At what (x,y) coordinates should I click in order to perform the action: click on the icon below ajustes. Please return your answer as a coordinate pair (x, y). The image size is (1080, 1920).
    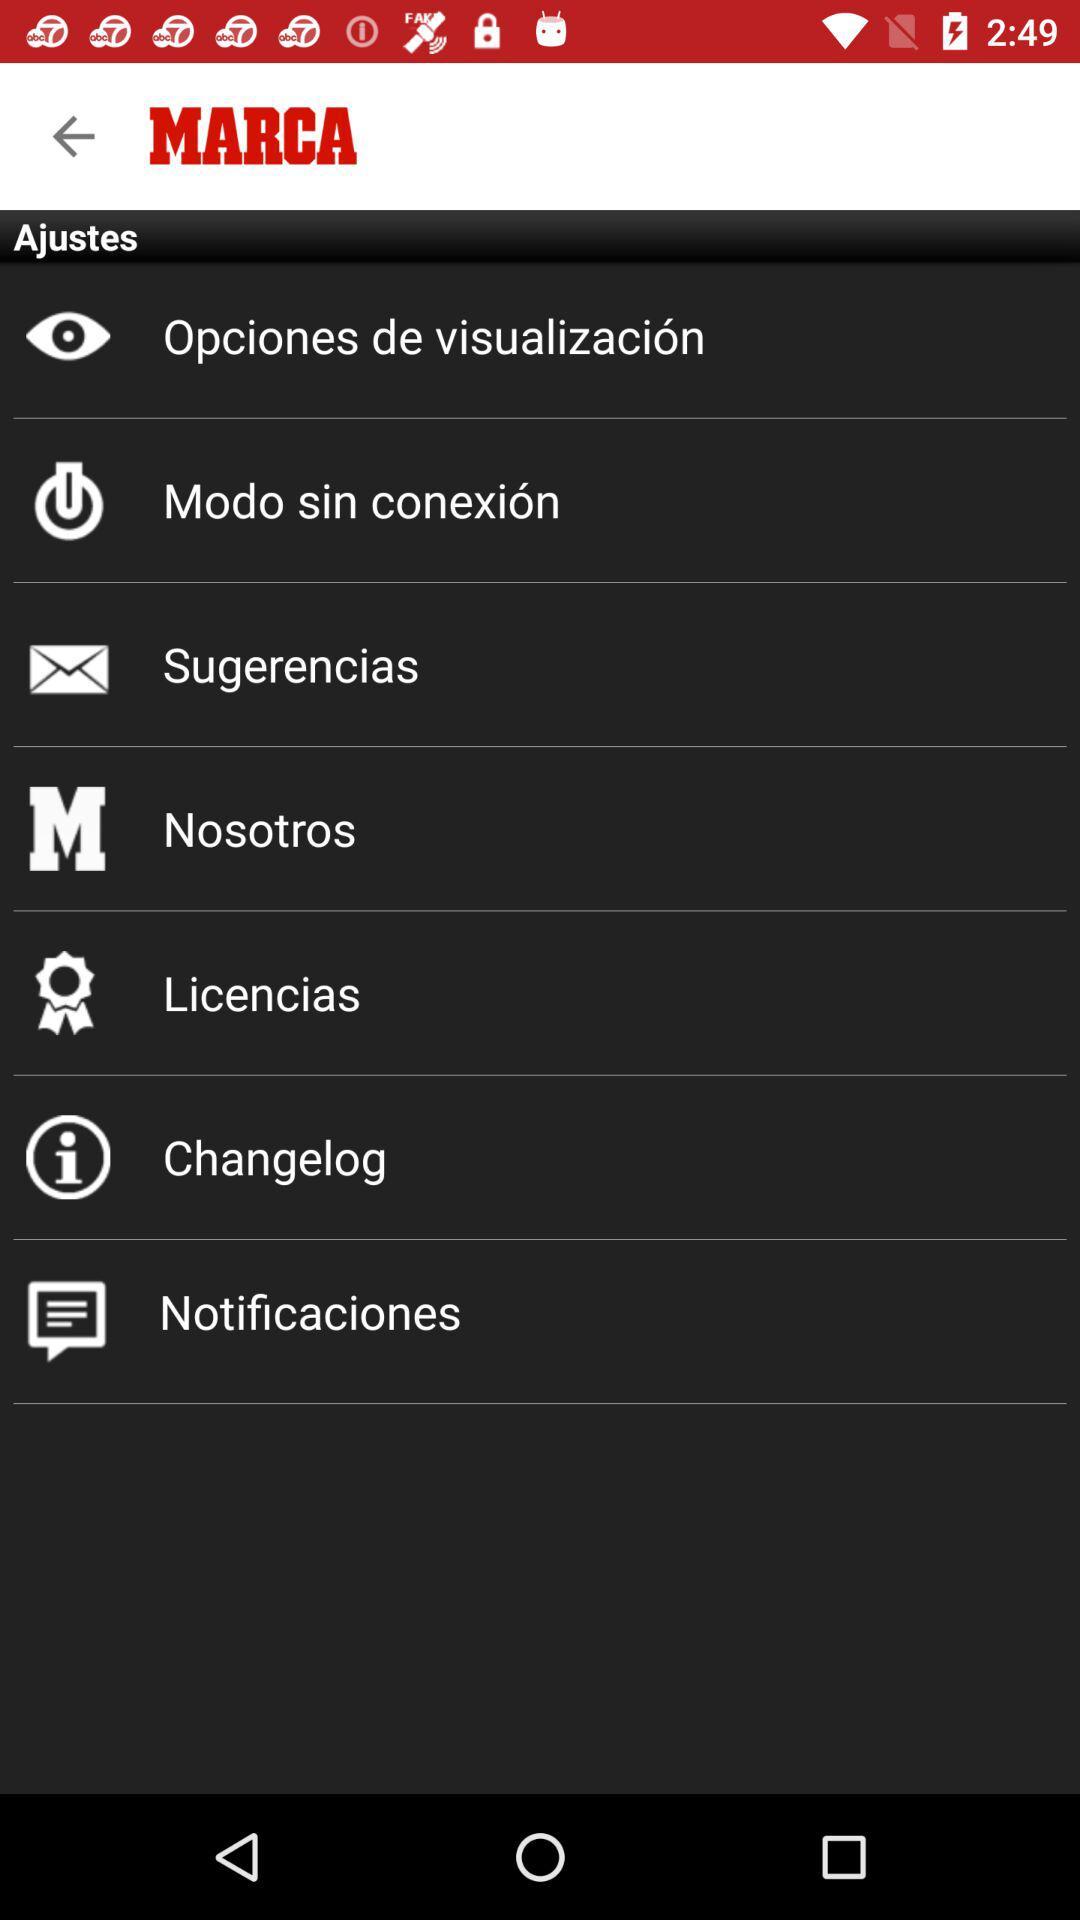
    Looking at the image, I should click on (540, 336).